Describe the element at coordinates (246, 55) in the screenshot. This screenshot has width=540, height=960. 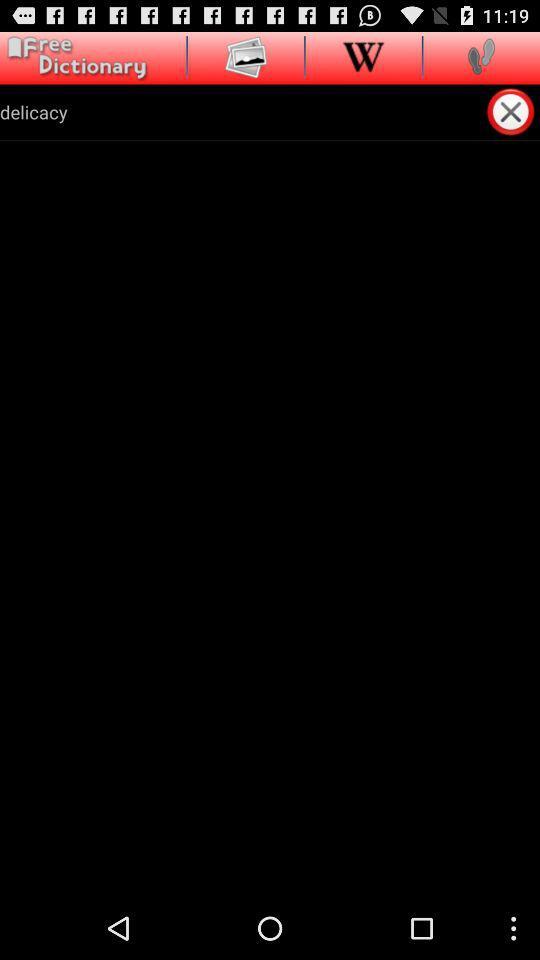
I see `open photos` at that location.